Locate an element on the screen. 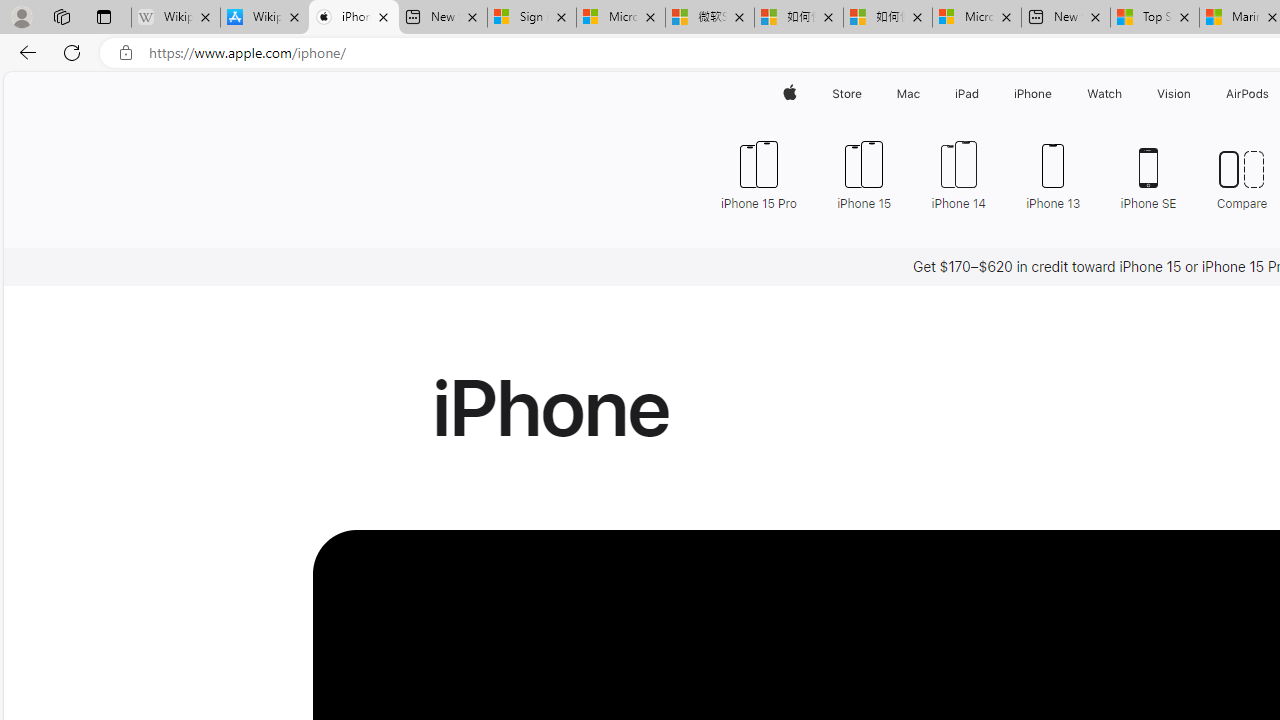 The width and height of the screenshot is (1280, 720). 'Watch menu' is located at coordinates (1126, 93).